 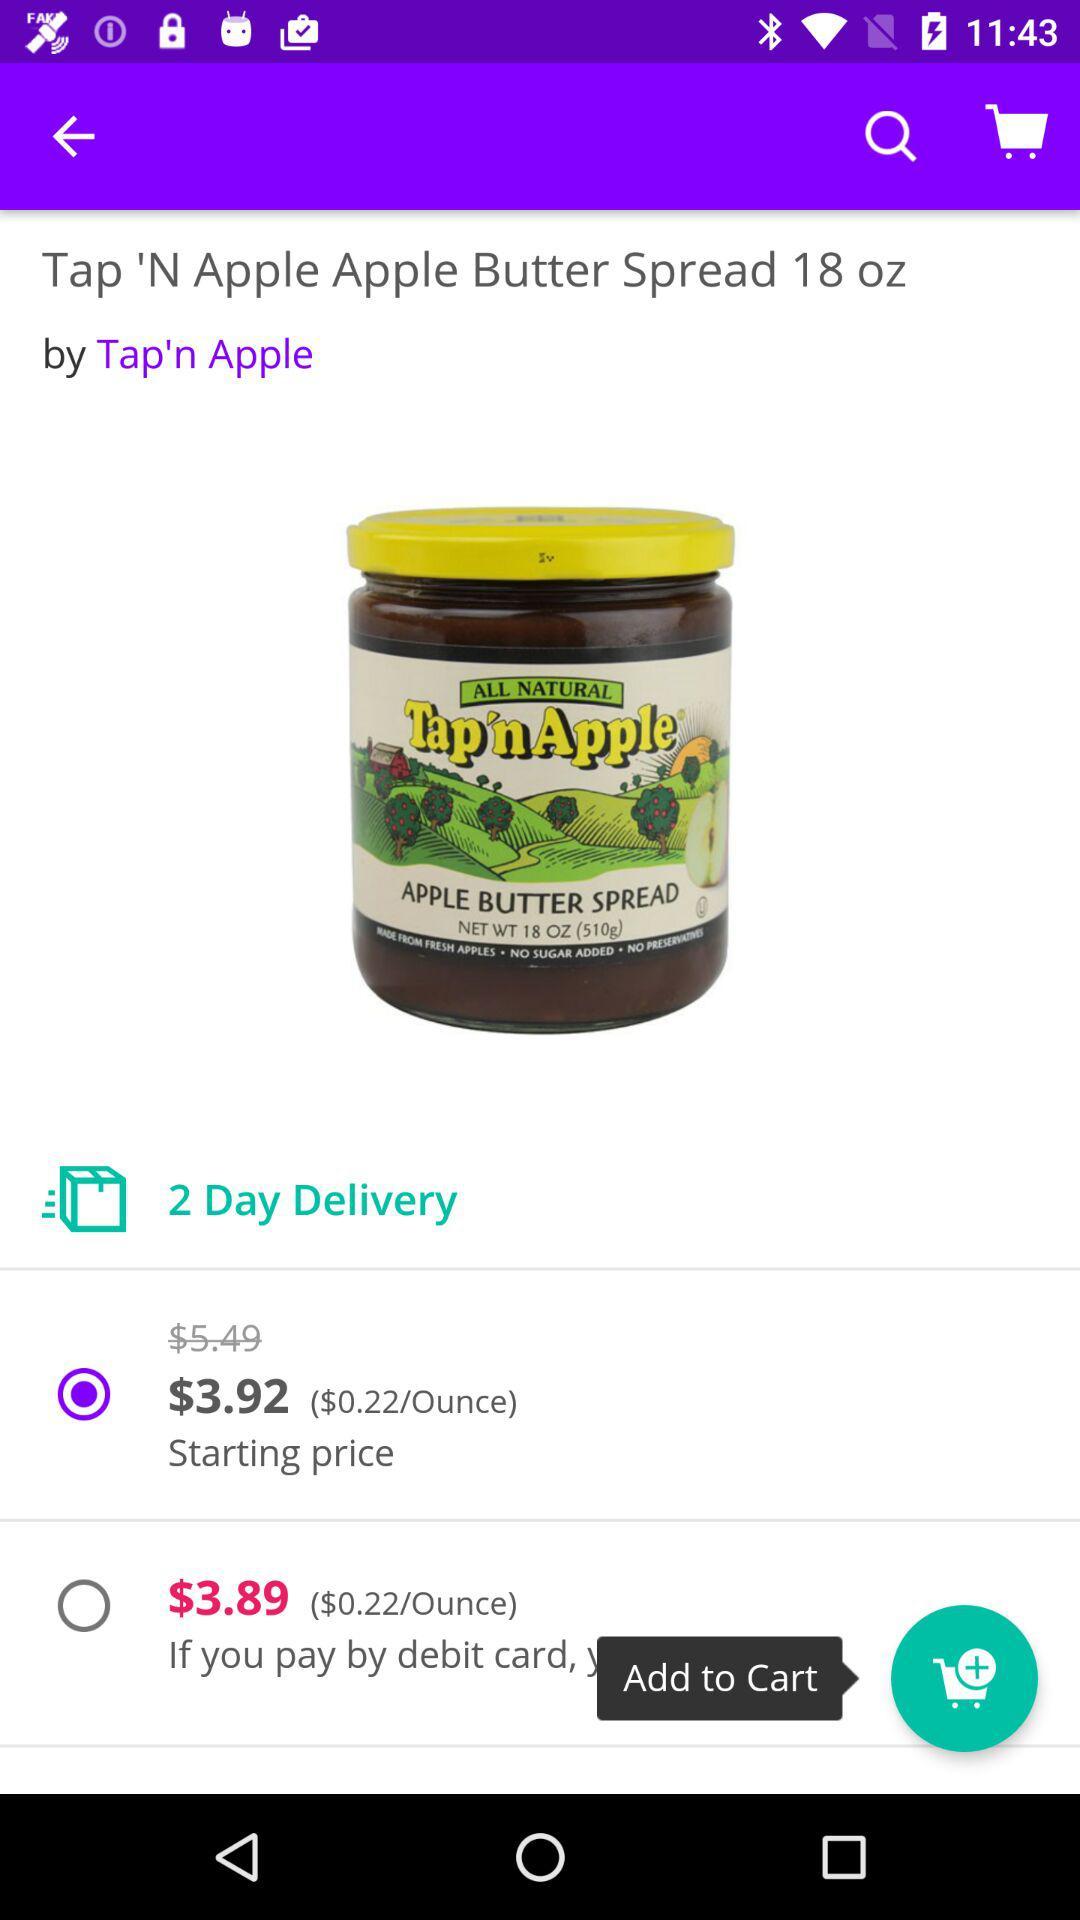 I want to click on icon next to add to cart, so click(x=963, y=1678).